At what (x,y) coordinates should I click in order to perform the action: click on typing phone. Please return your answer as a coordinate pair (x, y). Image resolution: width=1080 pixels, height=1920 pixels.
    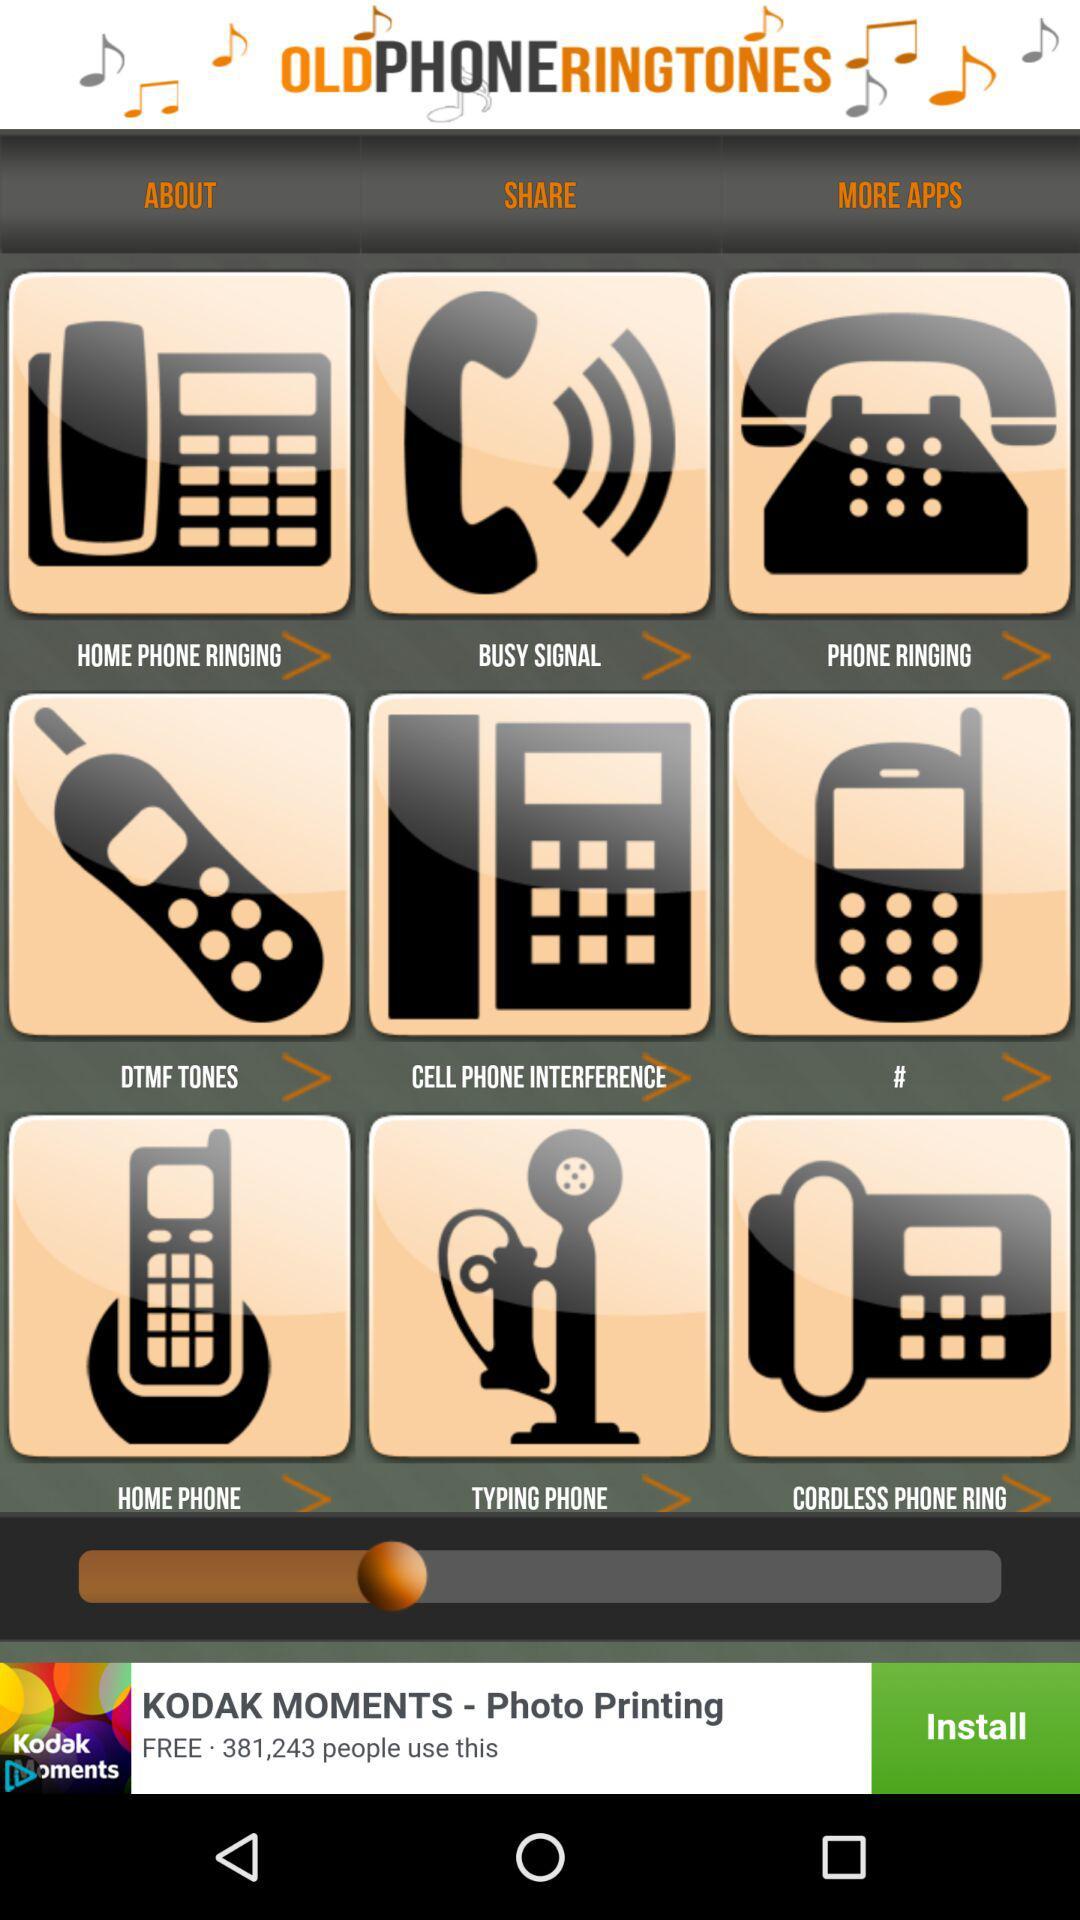
    Looking at the image, I should click on (666, 1487).